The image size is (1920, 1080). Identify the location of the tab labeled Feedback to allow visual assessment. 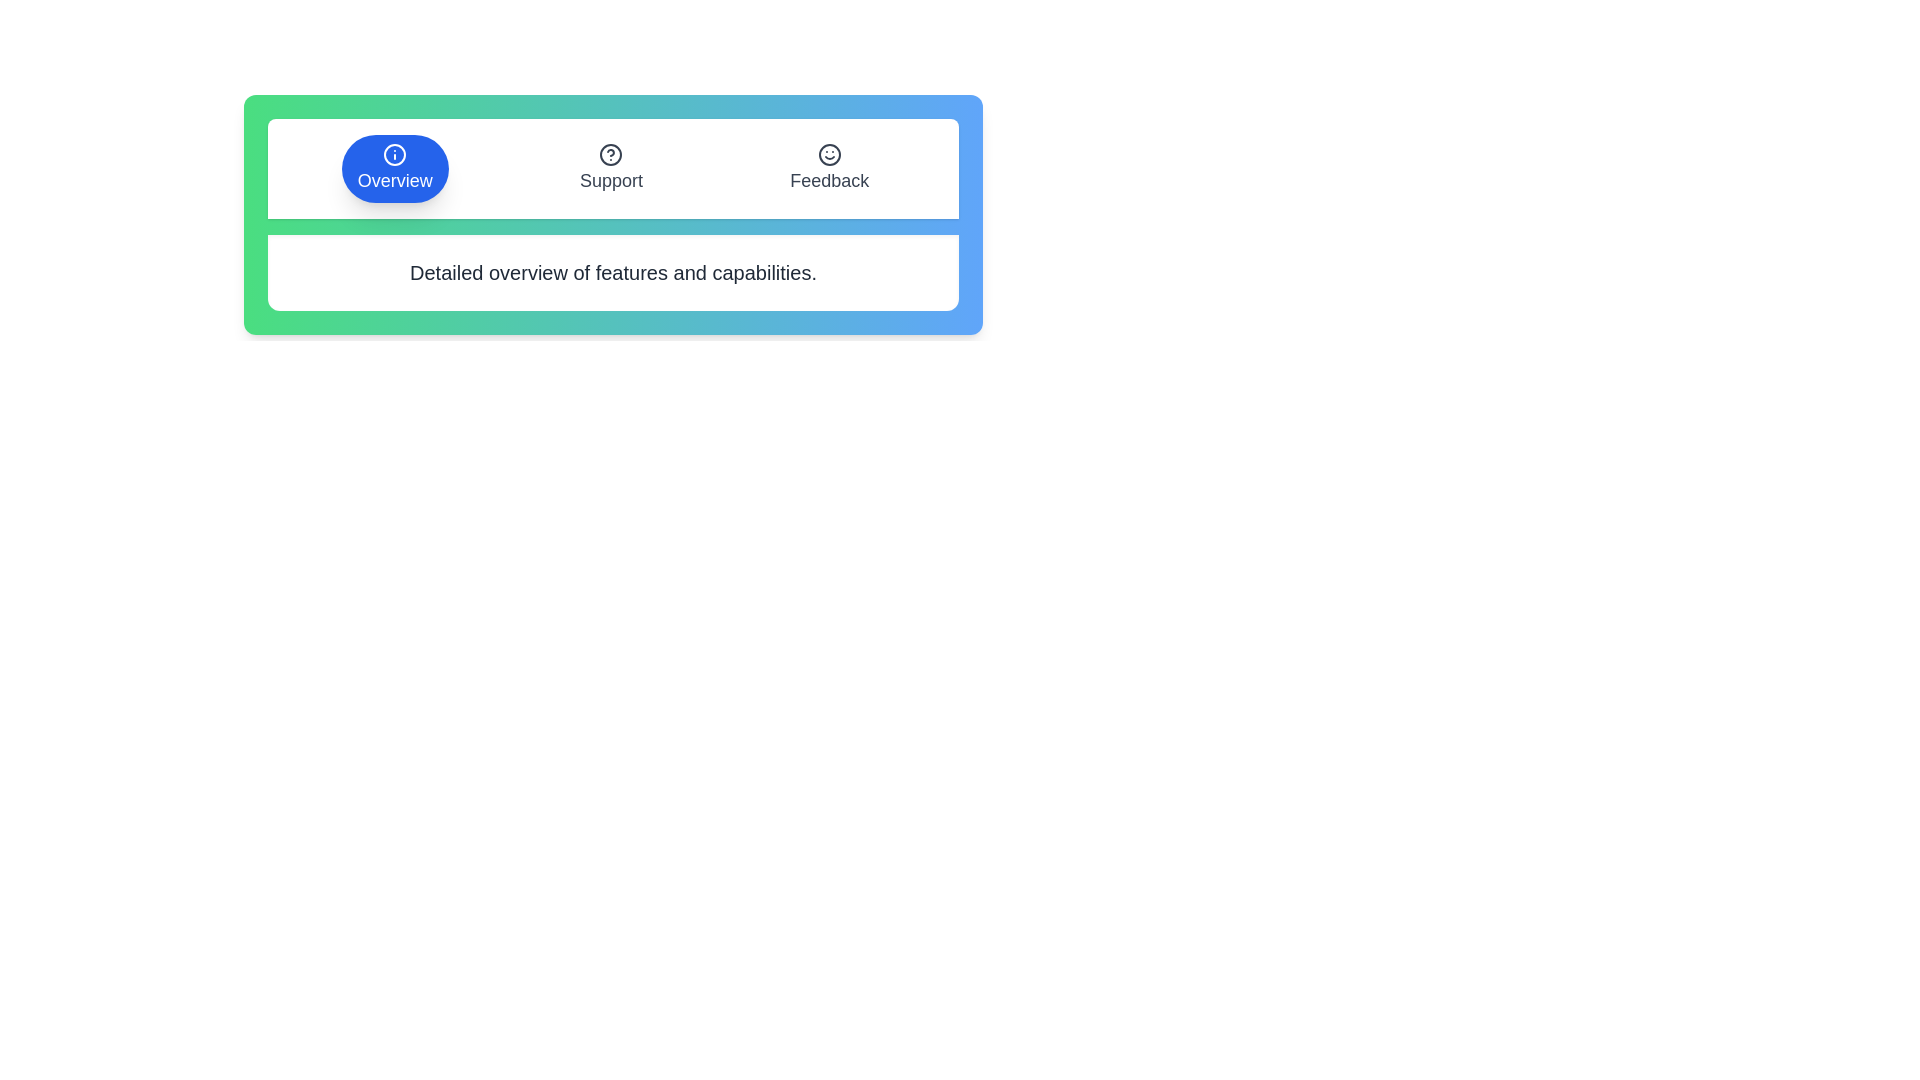
(829, 168).